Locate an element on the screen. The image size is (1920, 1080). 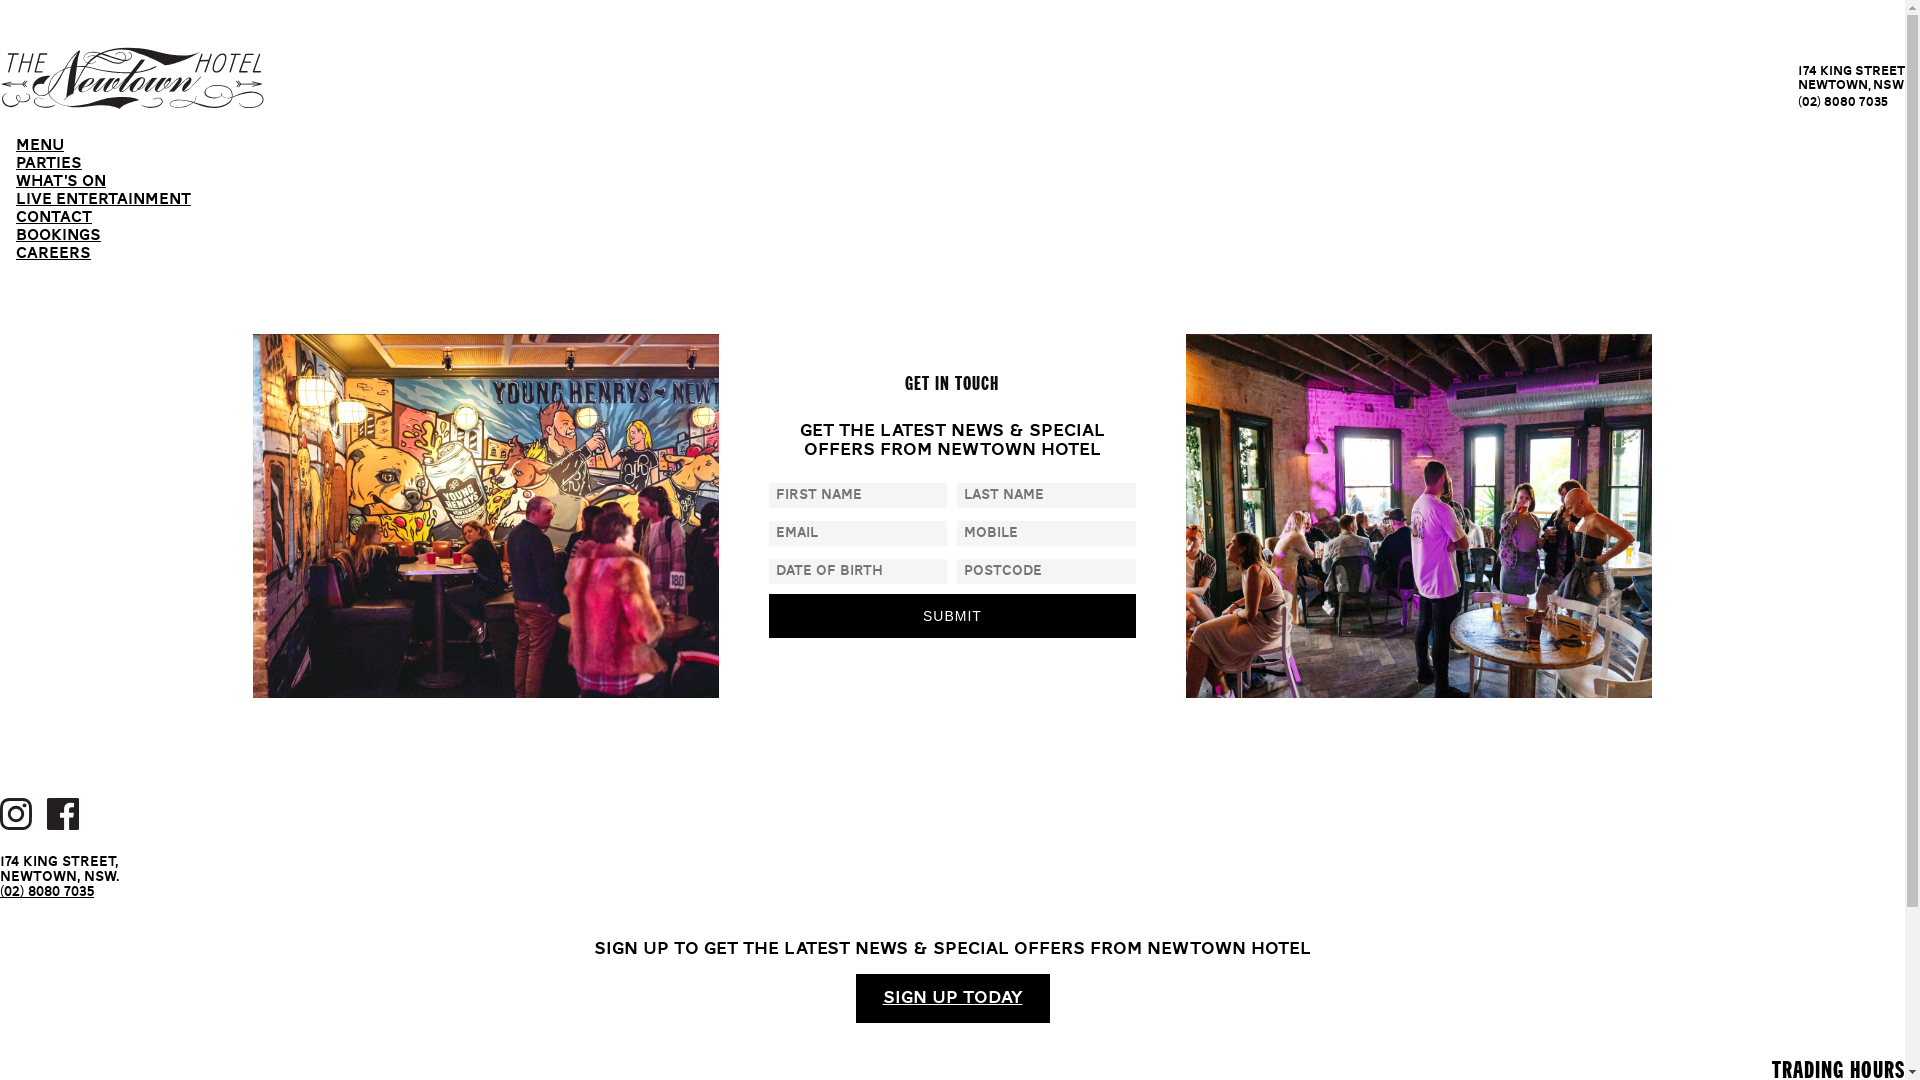
'LIVE ENTERTAINMENT' is located at coordinates (102, 200).